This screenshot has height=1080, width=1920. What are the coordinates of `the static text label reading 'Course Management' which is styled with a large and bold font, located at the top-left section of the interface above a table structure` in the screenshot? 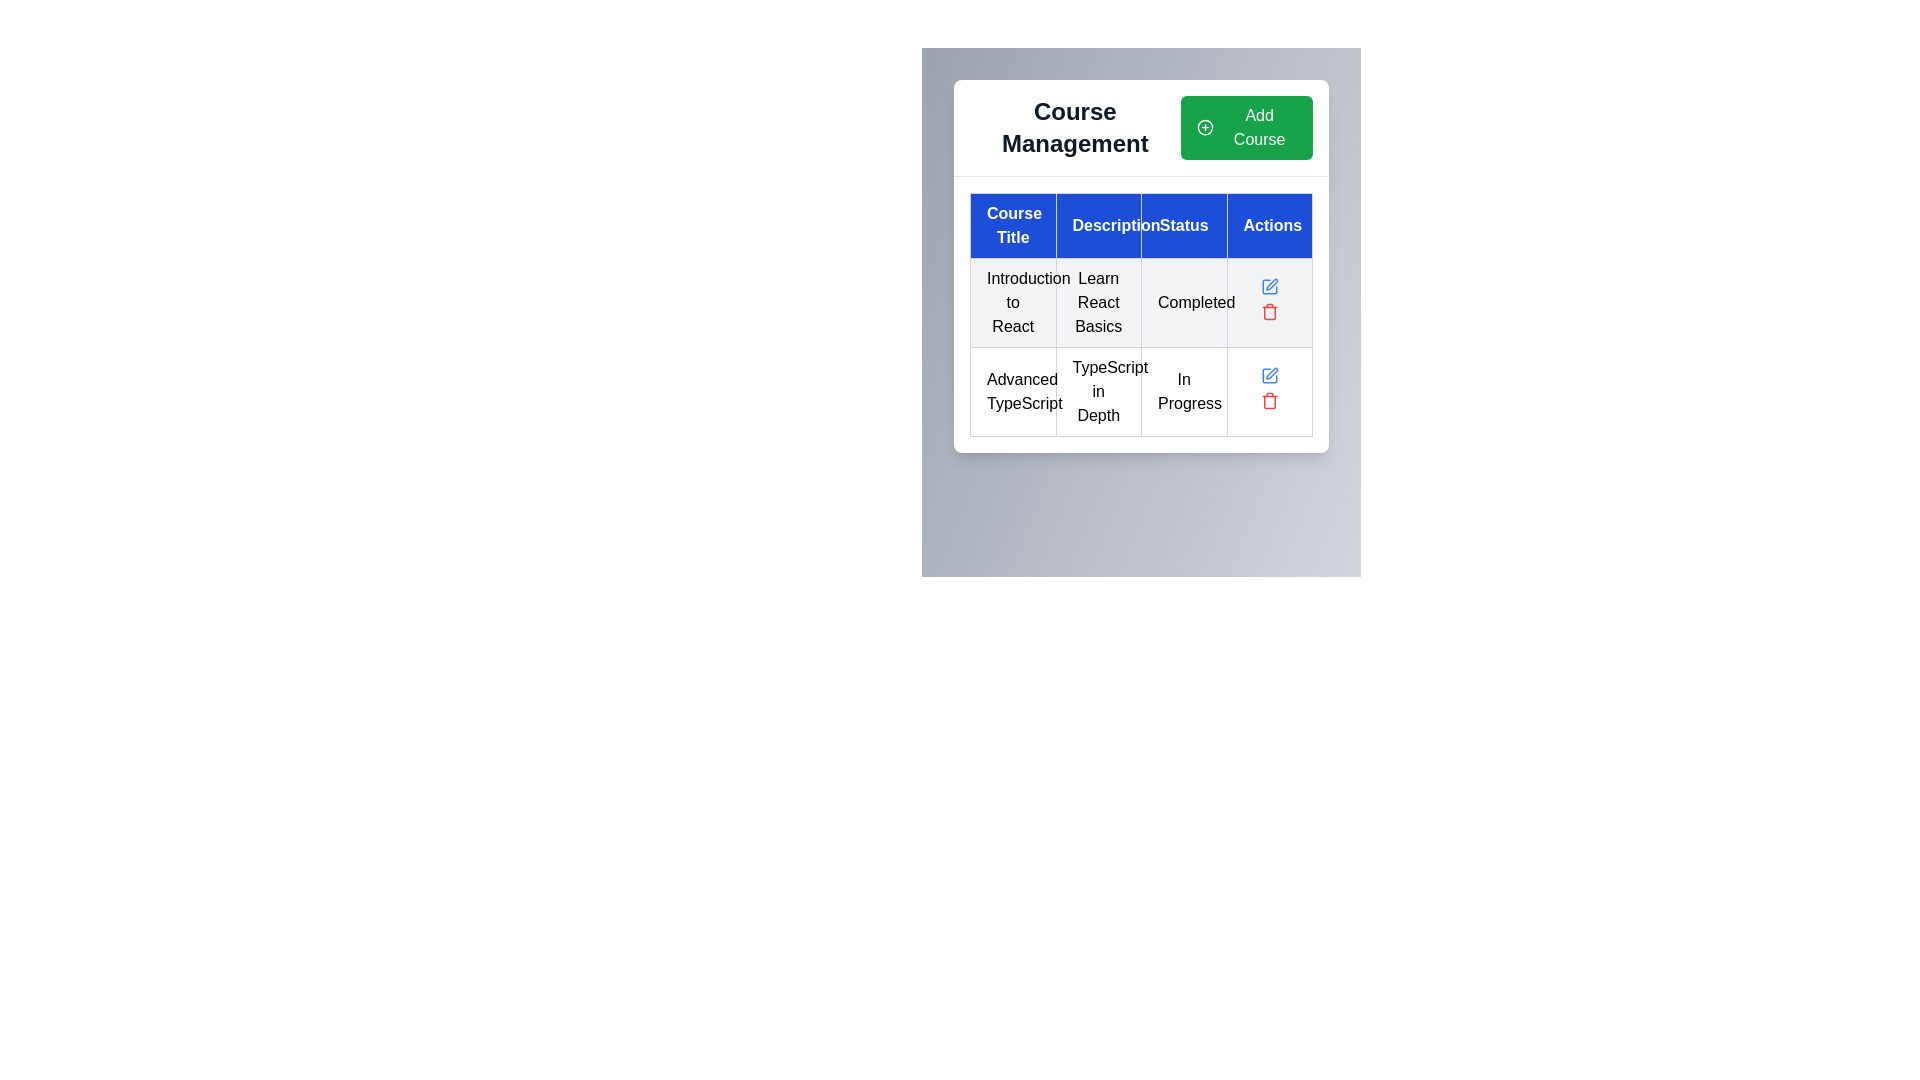 It's located at (1074, 127).